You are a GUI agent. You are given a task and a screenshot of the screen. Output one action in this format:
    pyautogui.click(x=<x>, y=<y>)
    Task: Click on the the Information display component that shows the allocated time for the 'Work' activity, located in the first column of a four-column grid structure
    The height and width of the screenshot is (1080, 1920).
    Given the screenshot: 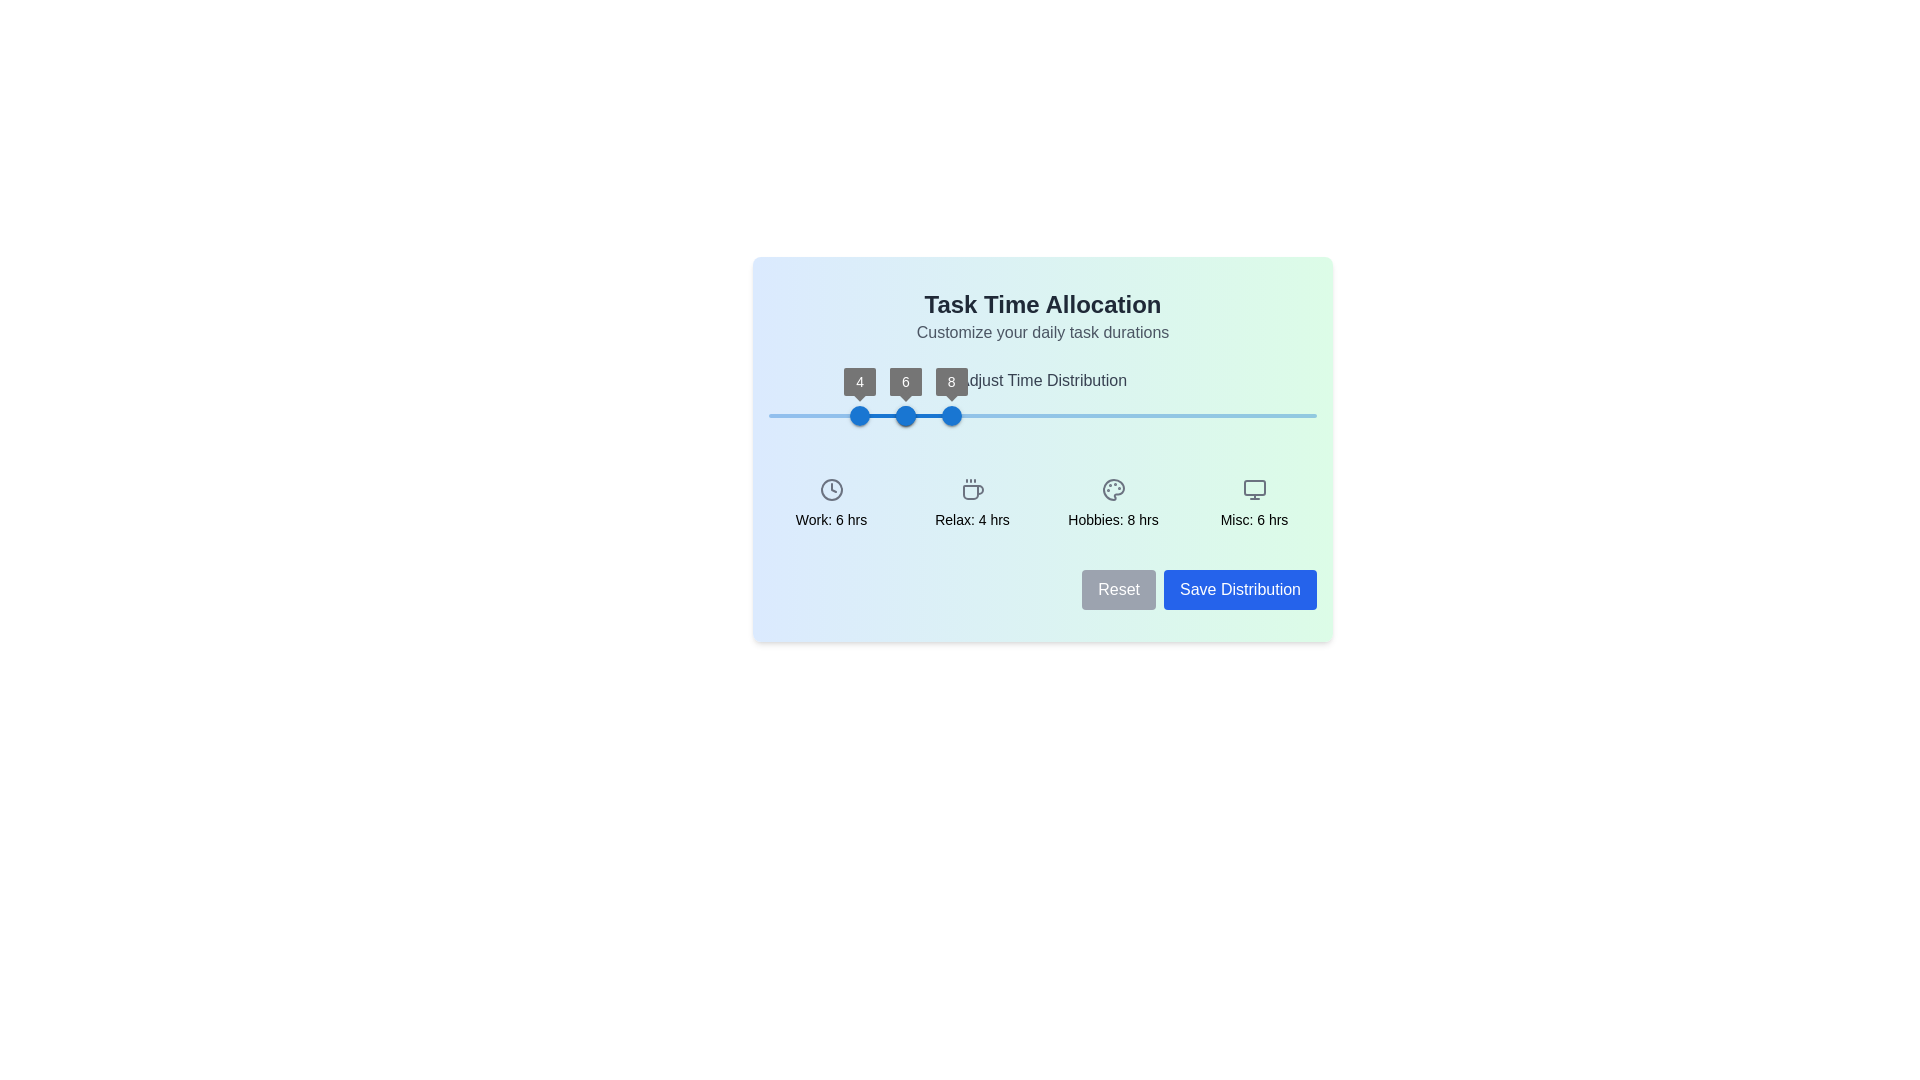 What is the action you would take?
    pyautogui.click(x=831, y=503)
    